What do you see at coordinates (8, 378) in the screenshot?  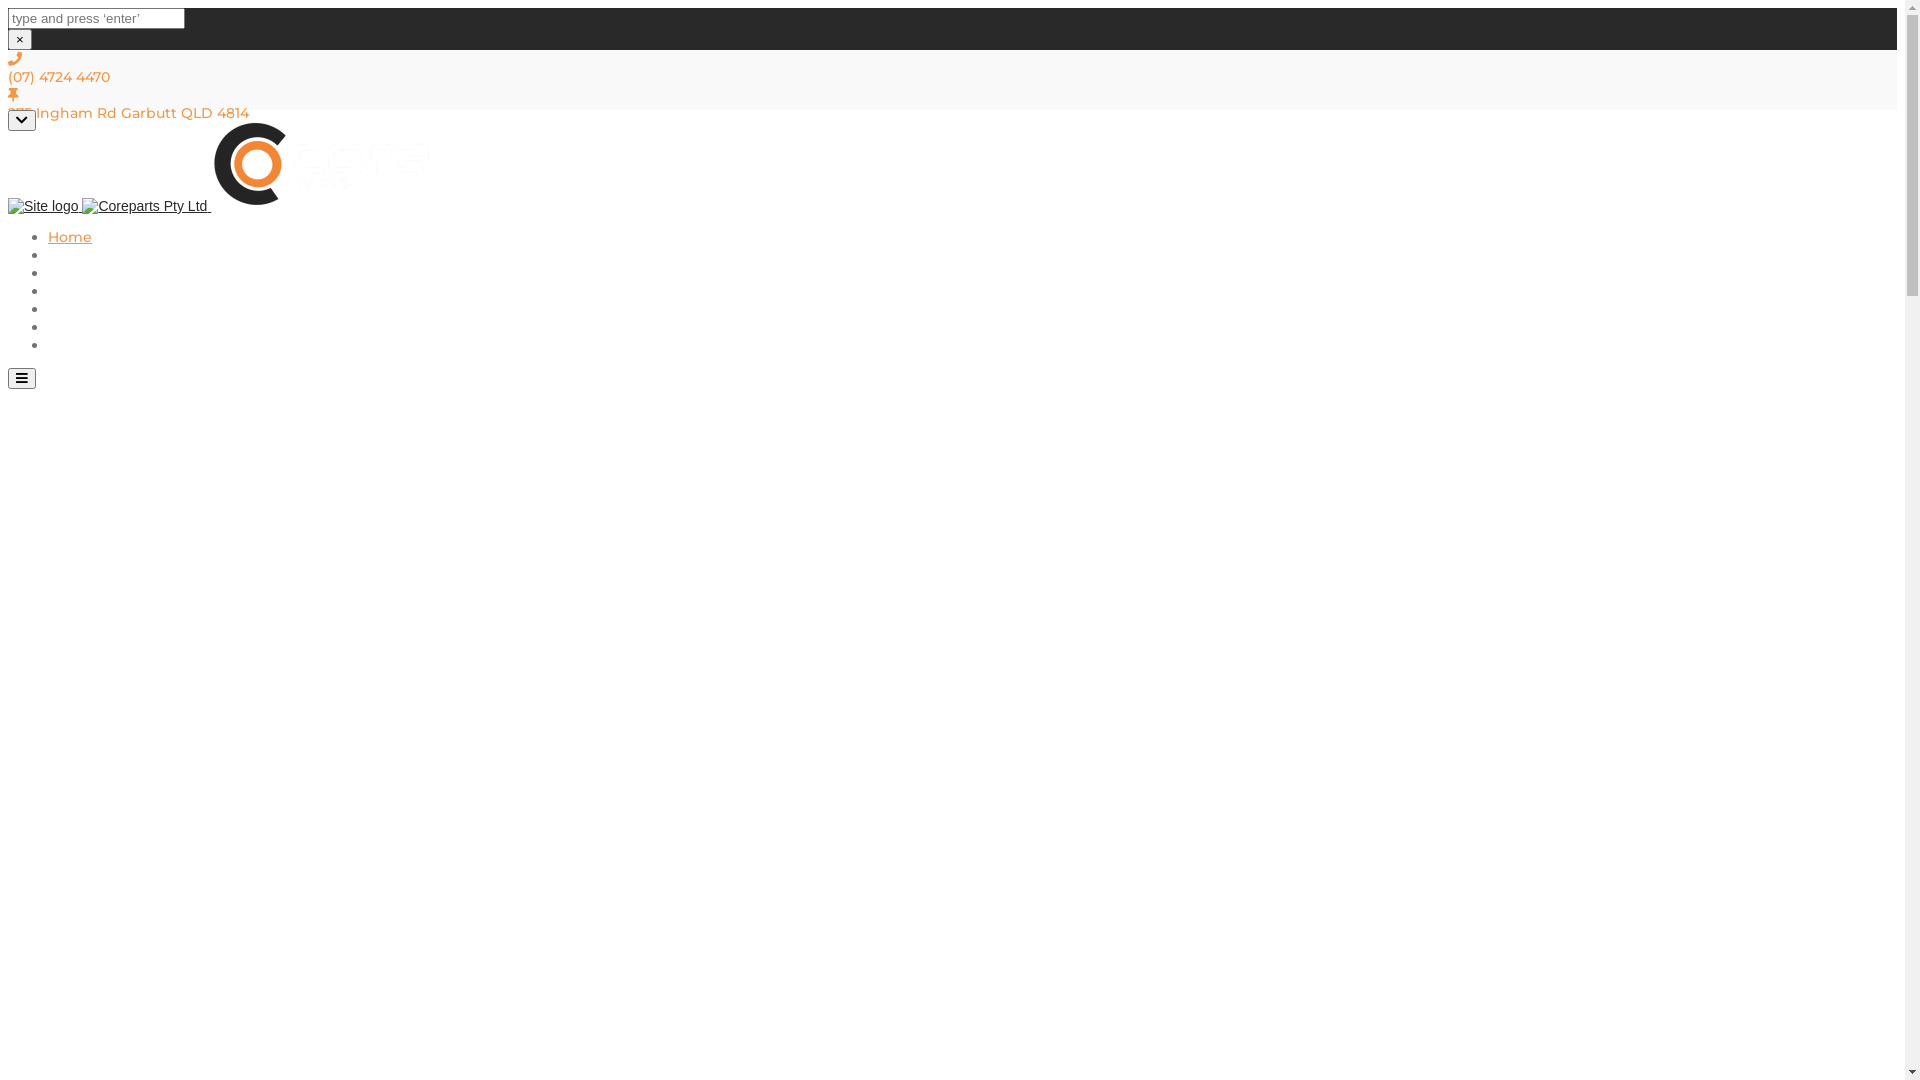 I see `'Toggle navigation'` at bounding box center [8, 378].